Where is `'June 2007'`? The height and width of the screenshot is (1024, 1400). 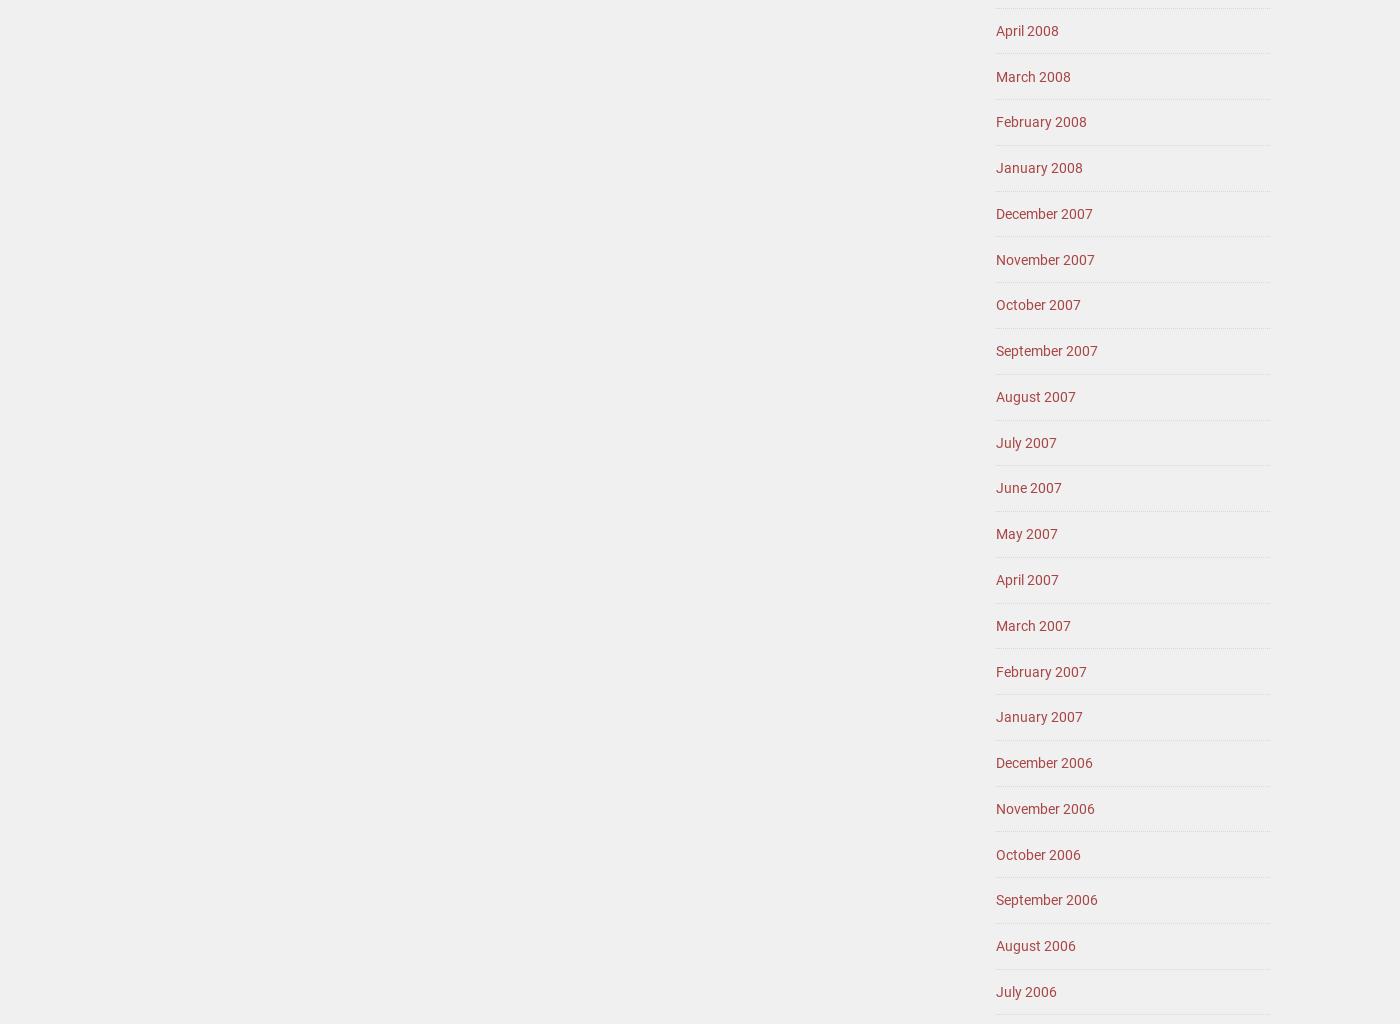
'June 2007' is located at coordinates (1029, 487).